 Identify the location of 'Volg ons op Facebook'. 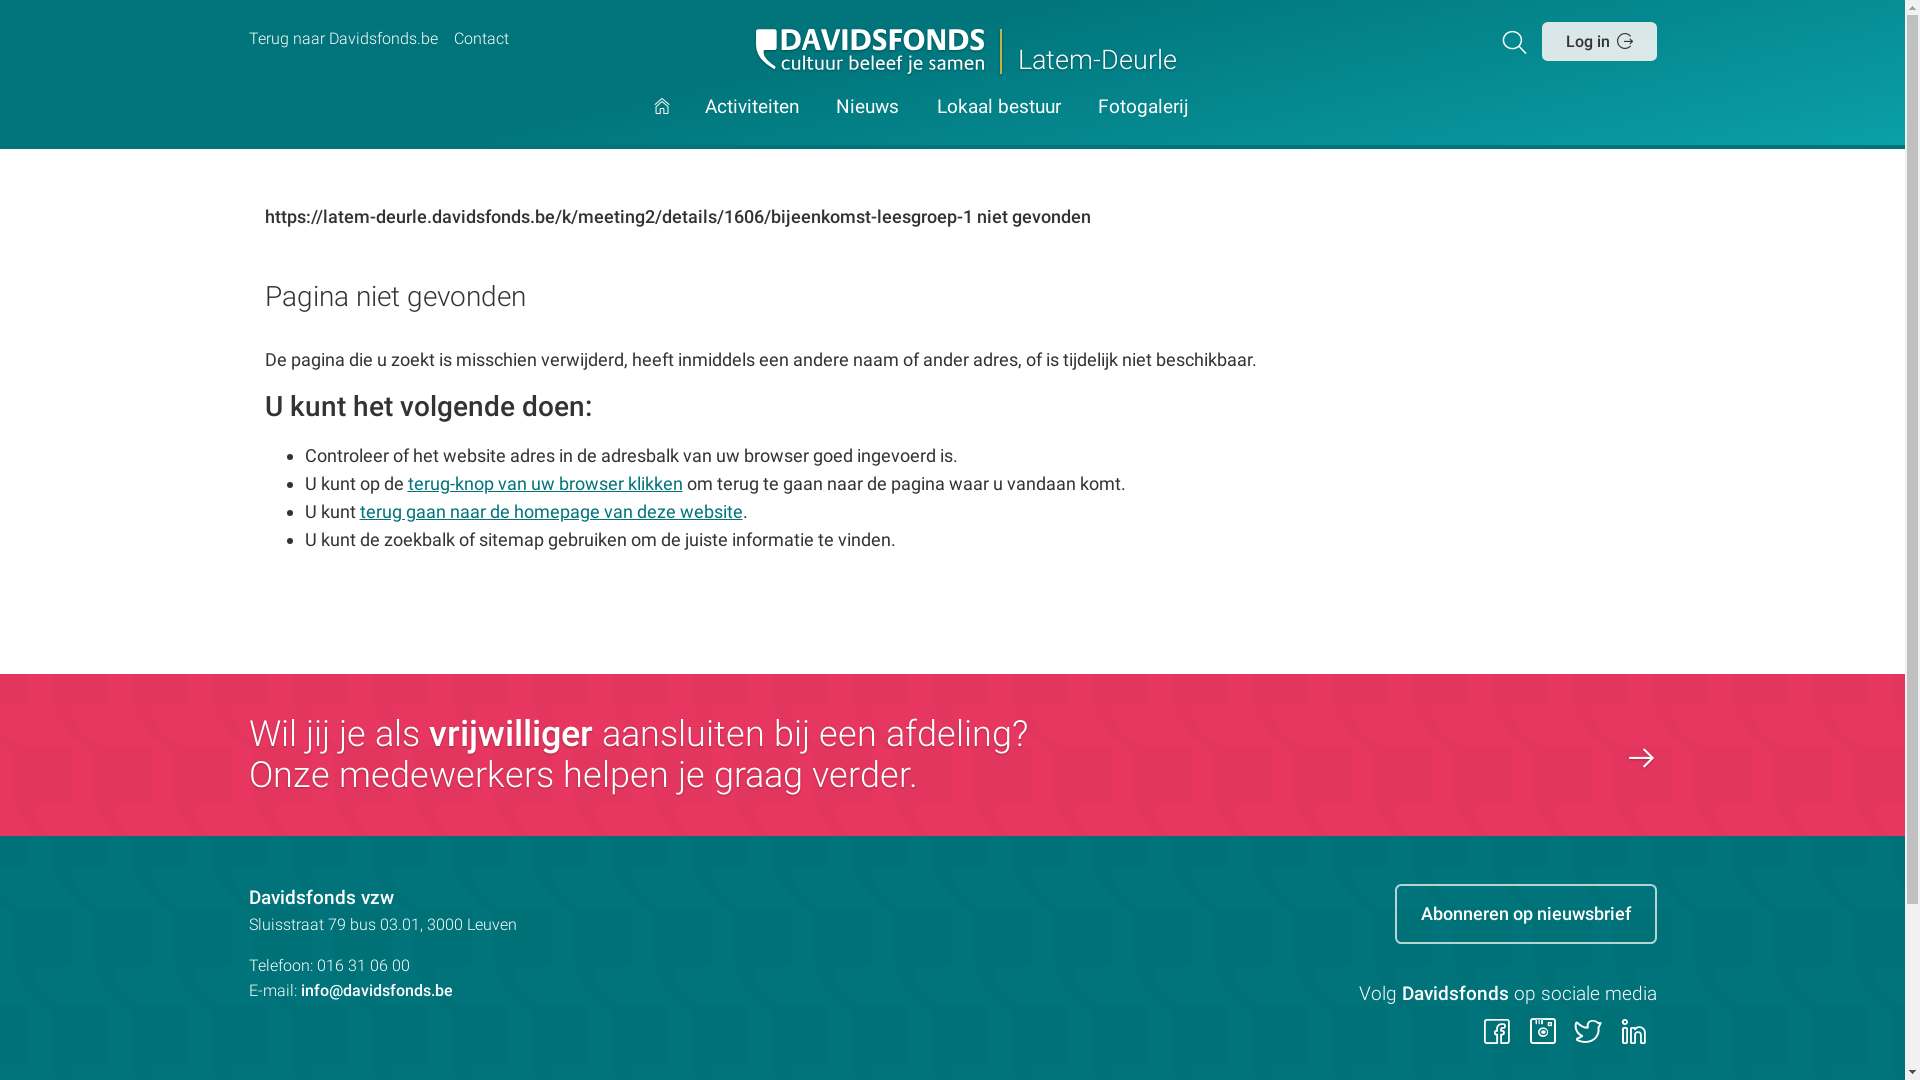
(1497, 1033).